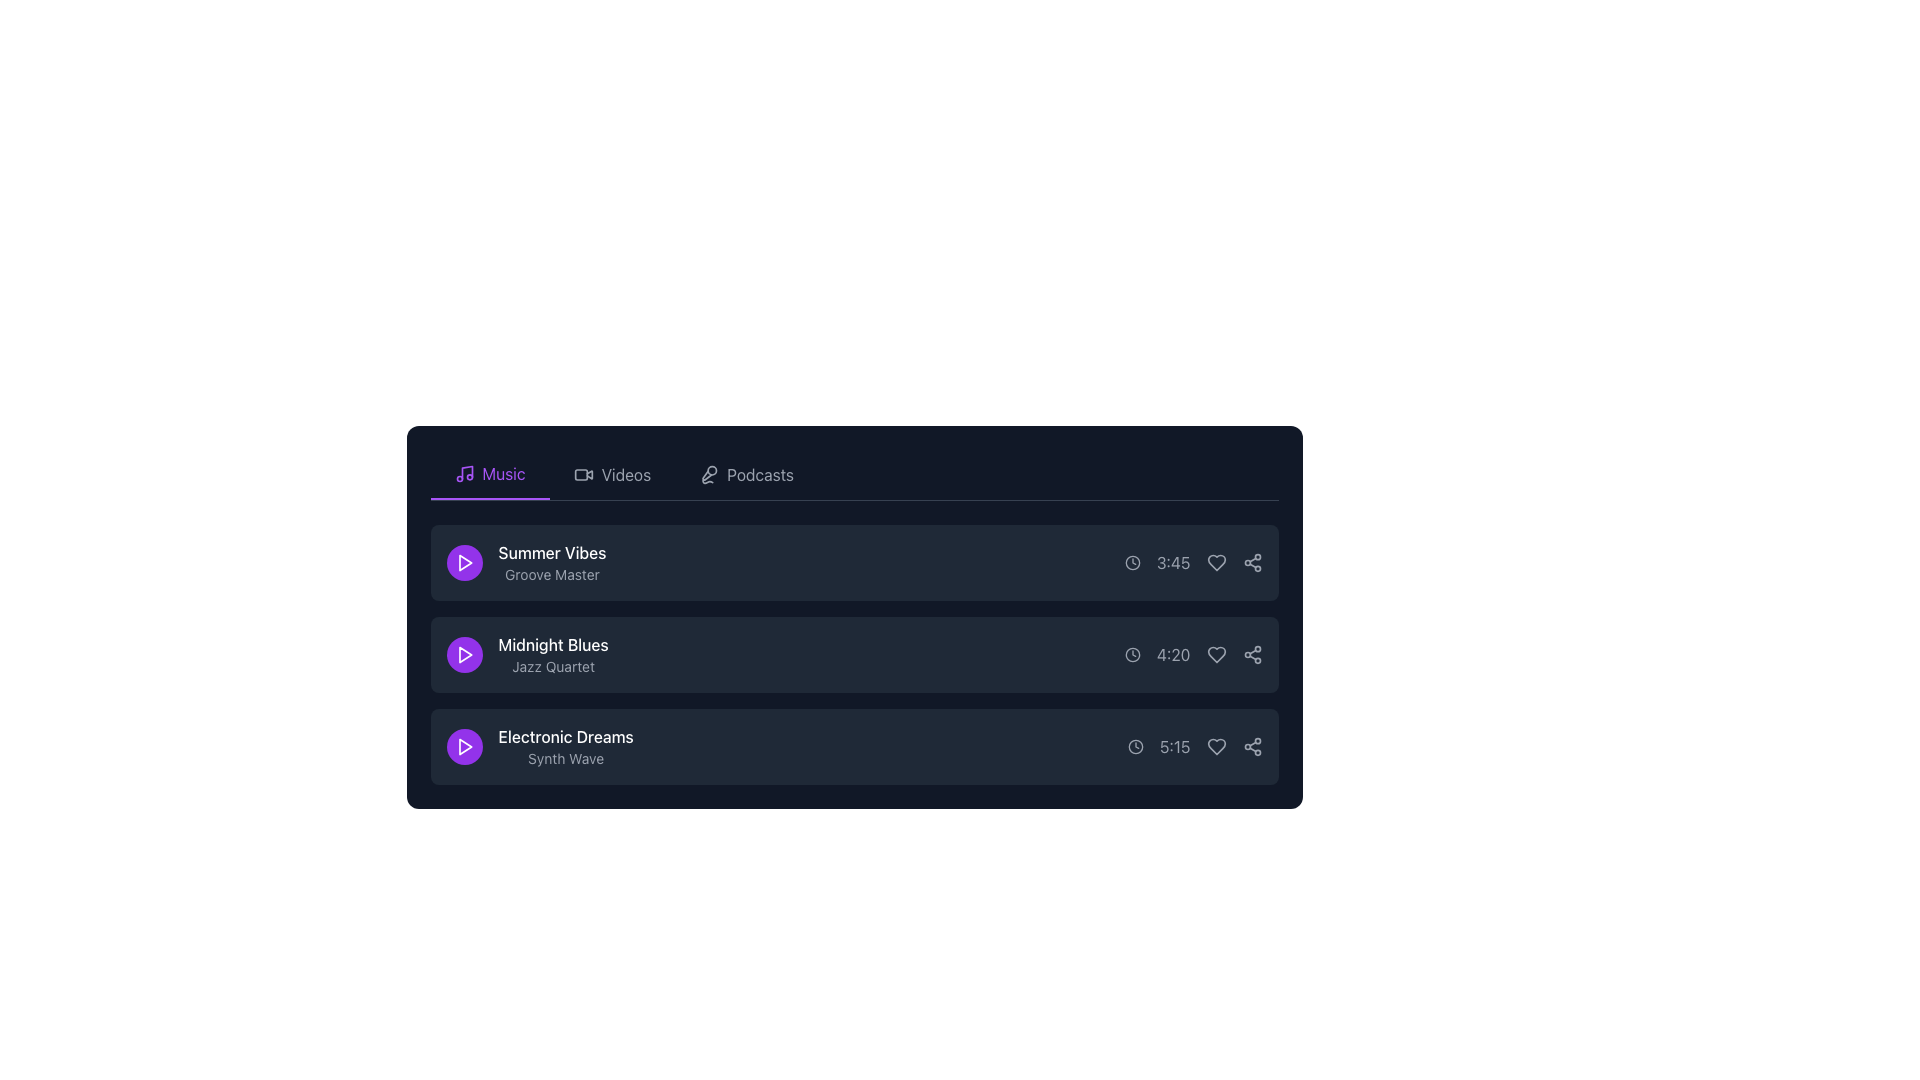 Image resolution: width=1920 pixels, height=1080 pixels. Describe the element at coordinates (1251, 655) in the screenshot. I see `the share button located on the far-right of the row displaying the 'Midnight Blues' item` at that location.